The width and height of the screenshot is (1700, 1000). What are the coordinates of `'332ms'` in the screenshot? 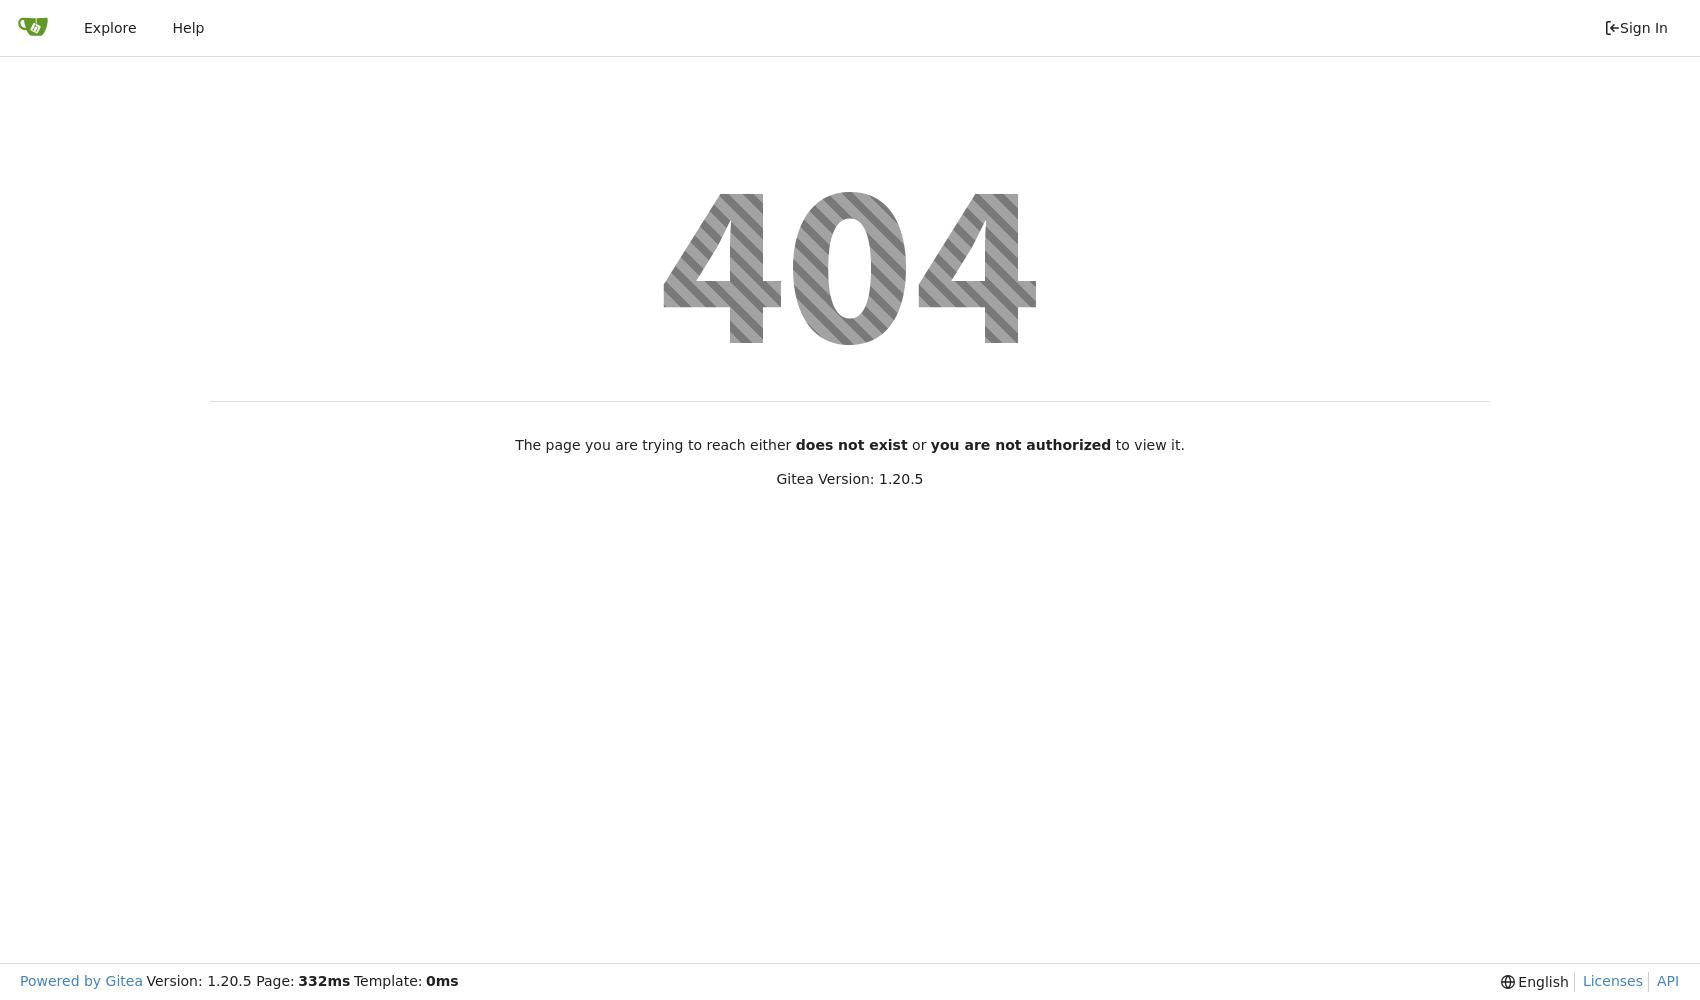 It's located at (323, 980).